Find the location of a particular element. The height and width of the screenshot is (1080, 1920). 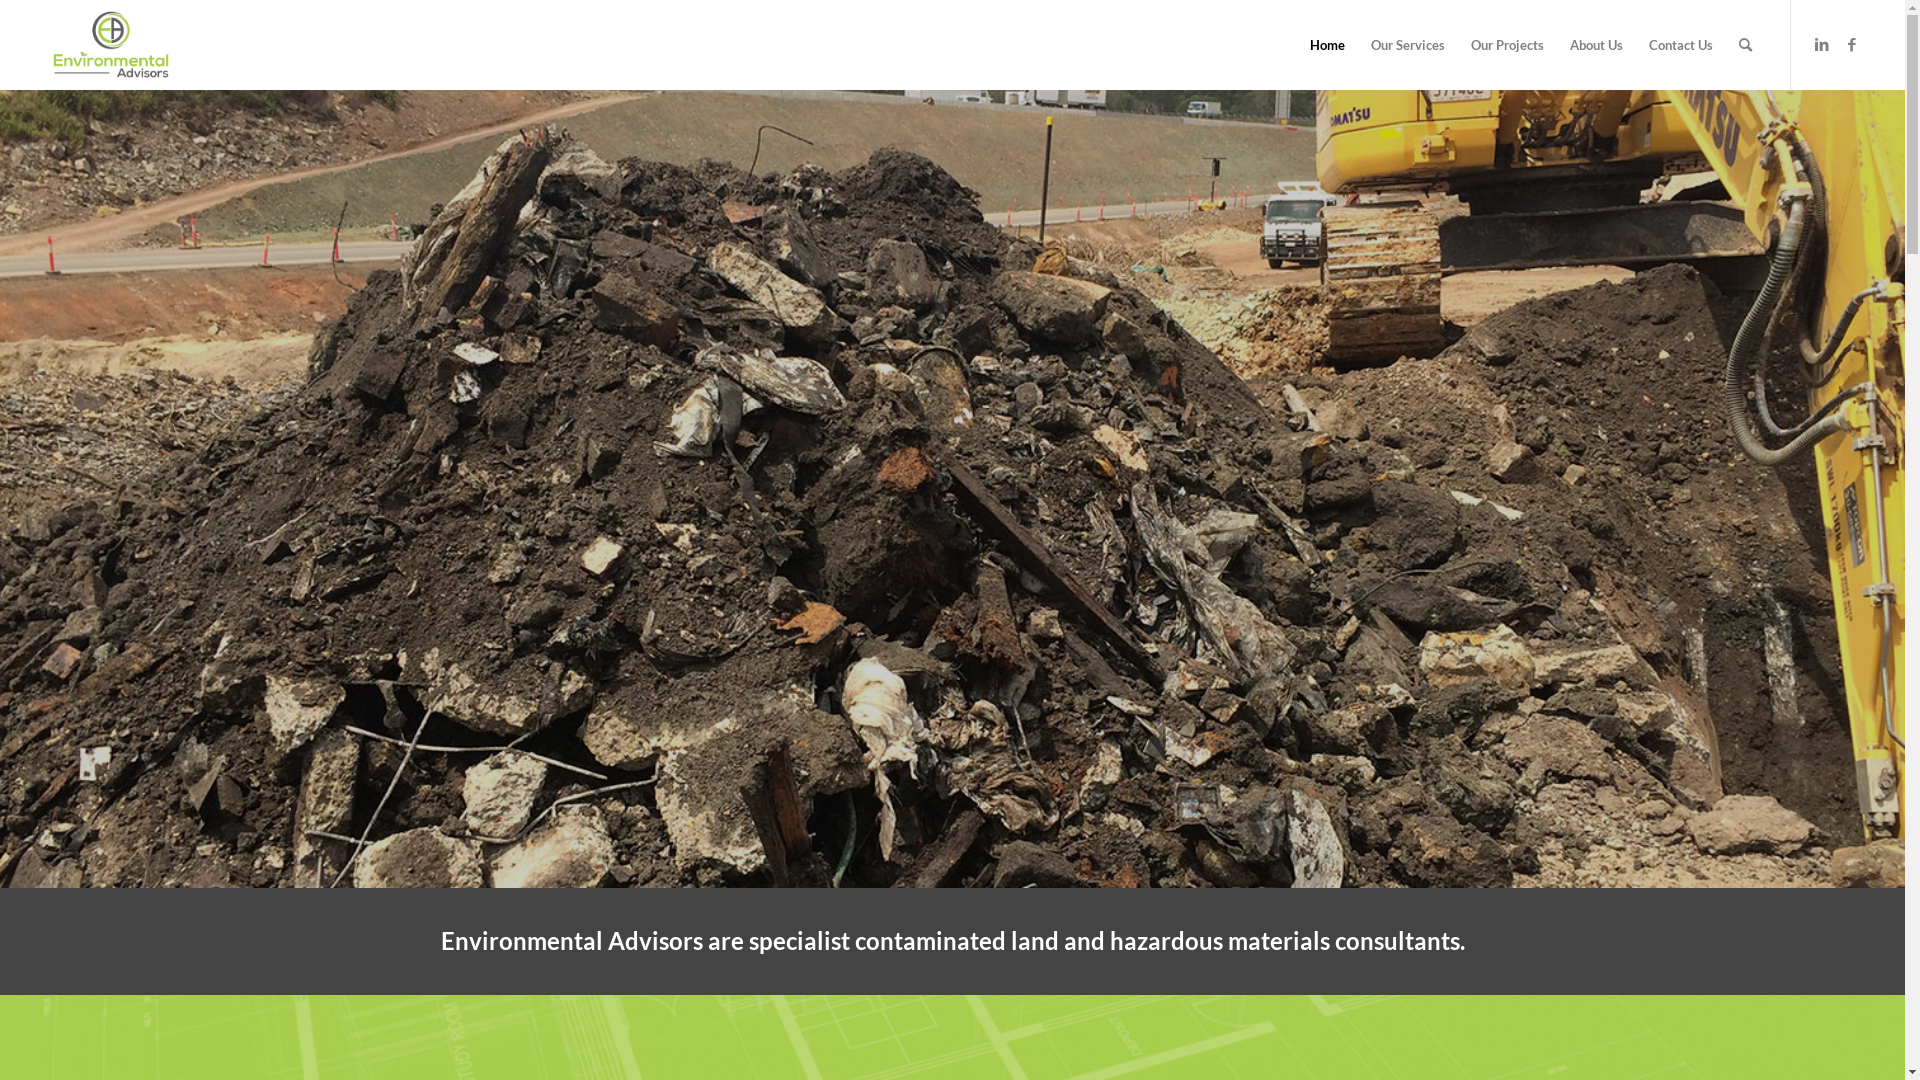

'Home' is located at coordinates (1327, 45).